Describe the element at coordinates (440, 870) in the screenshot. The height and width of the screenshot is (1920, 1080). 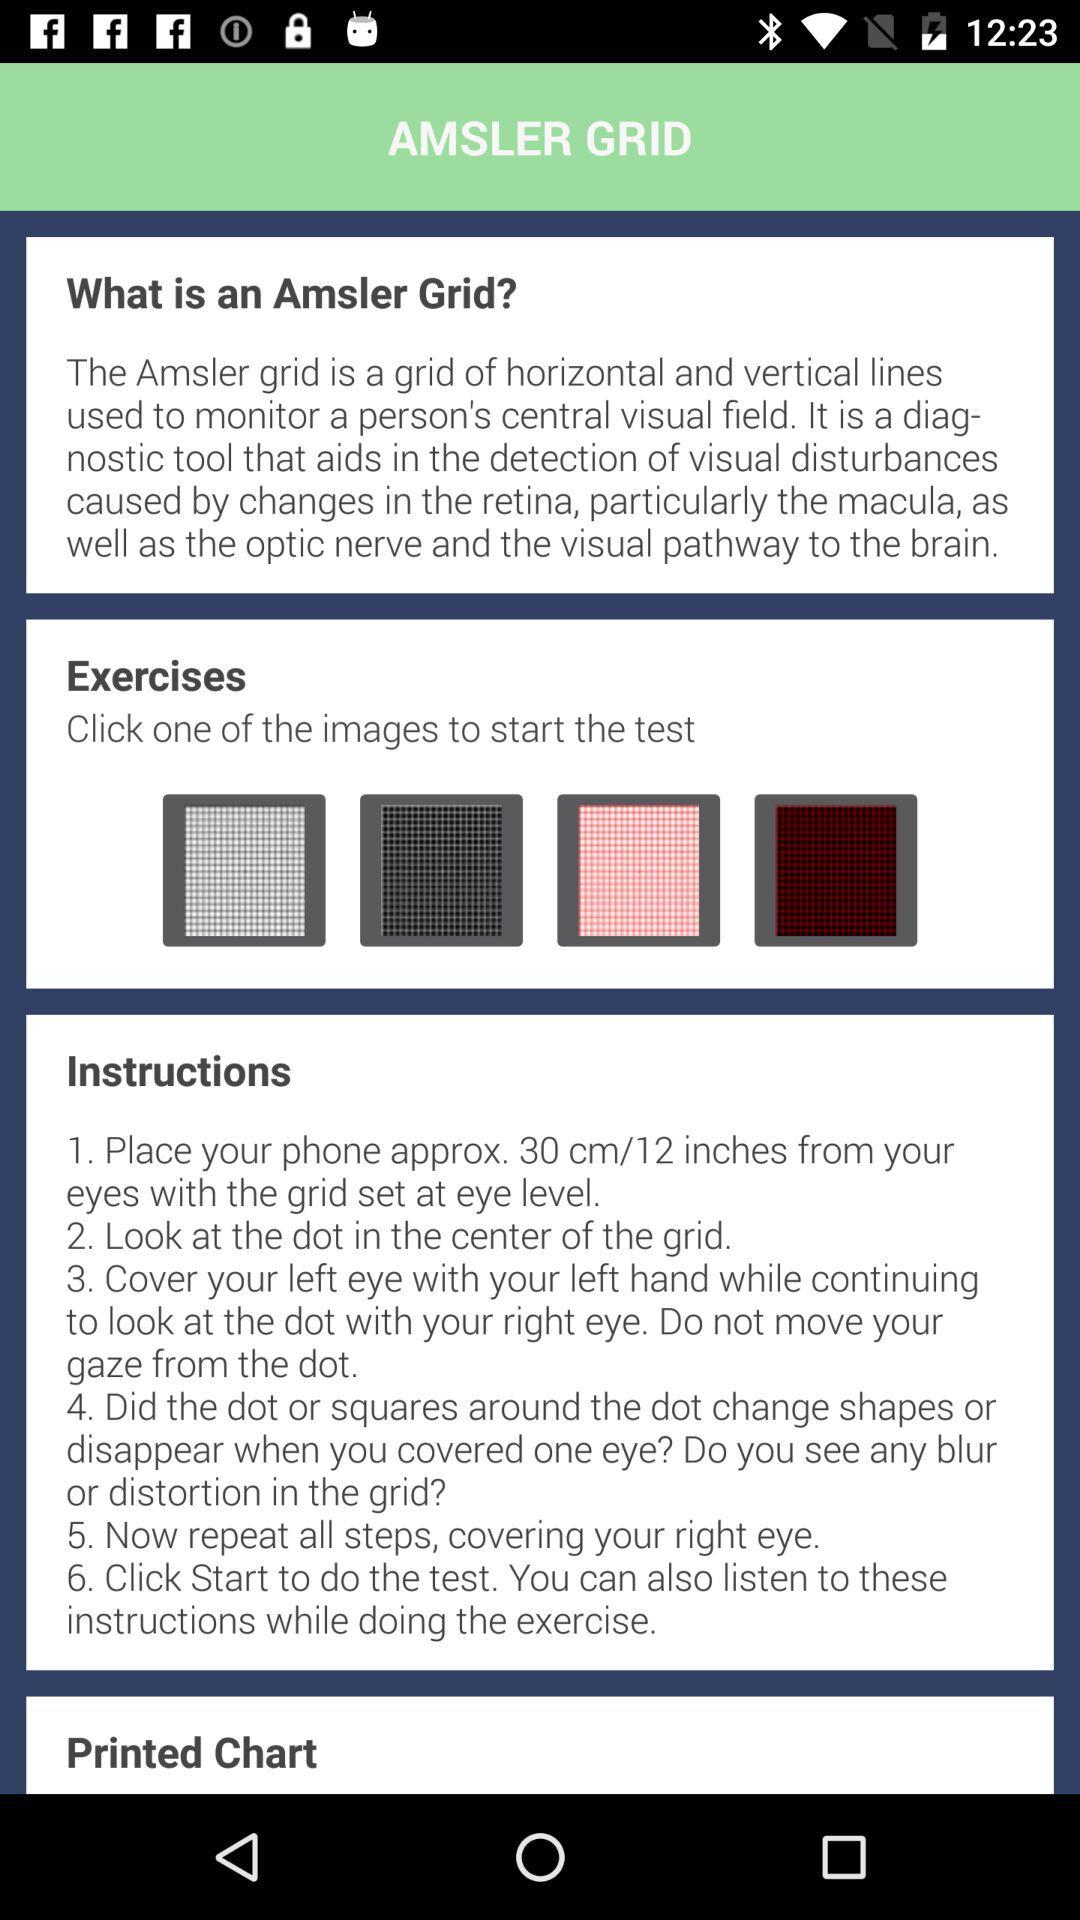
I see `it a choice for a gray image` at that location.